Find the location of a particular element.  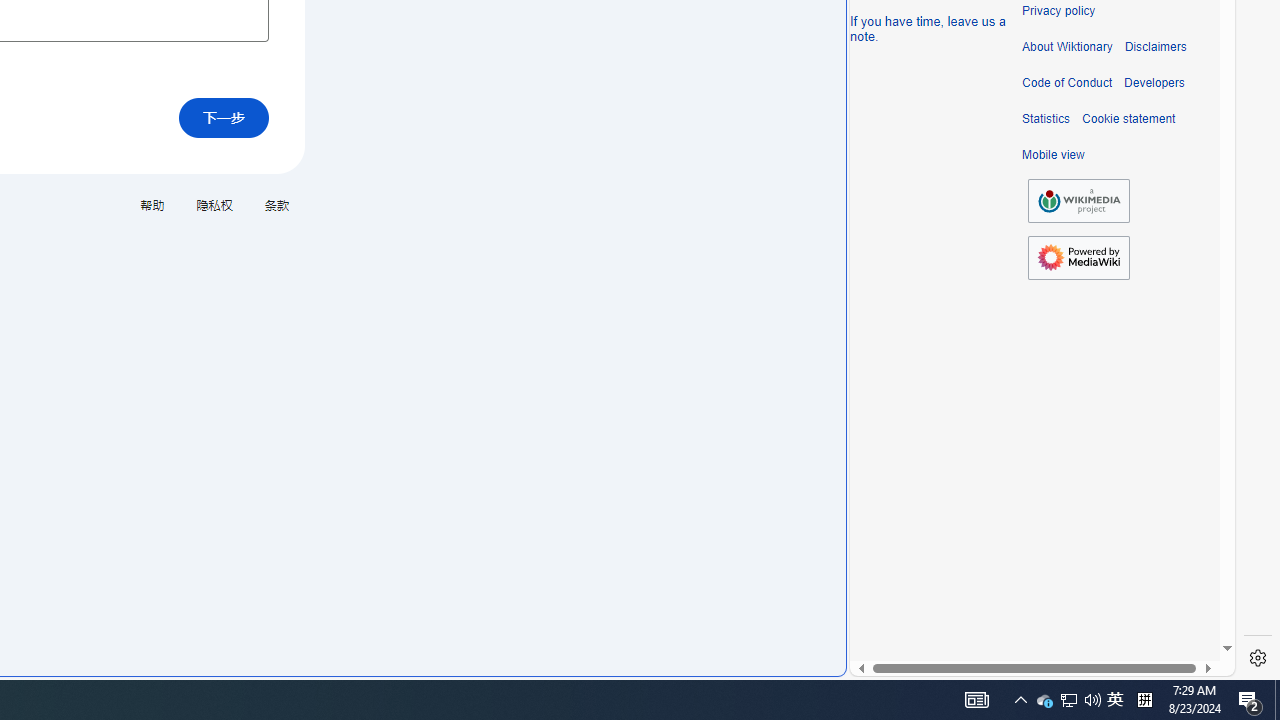

'Disclaimers' is located at coordinates (1155, 46).